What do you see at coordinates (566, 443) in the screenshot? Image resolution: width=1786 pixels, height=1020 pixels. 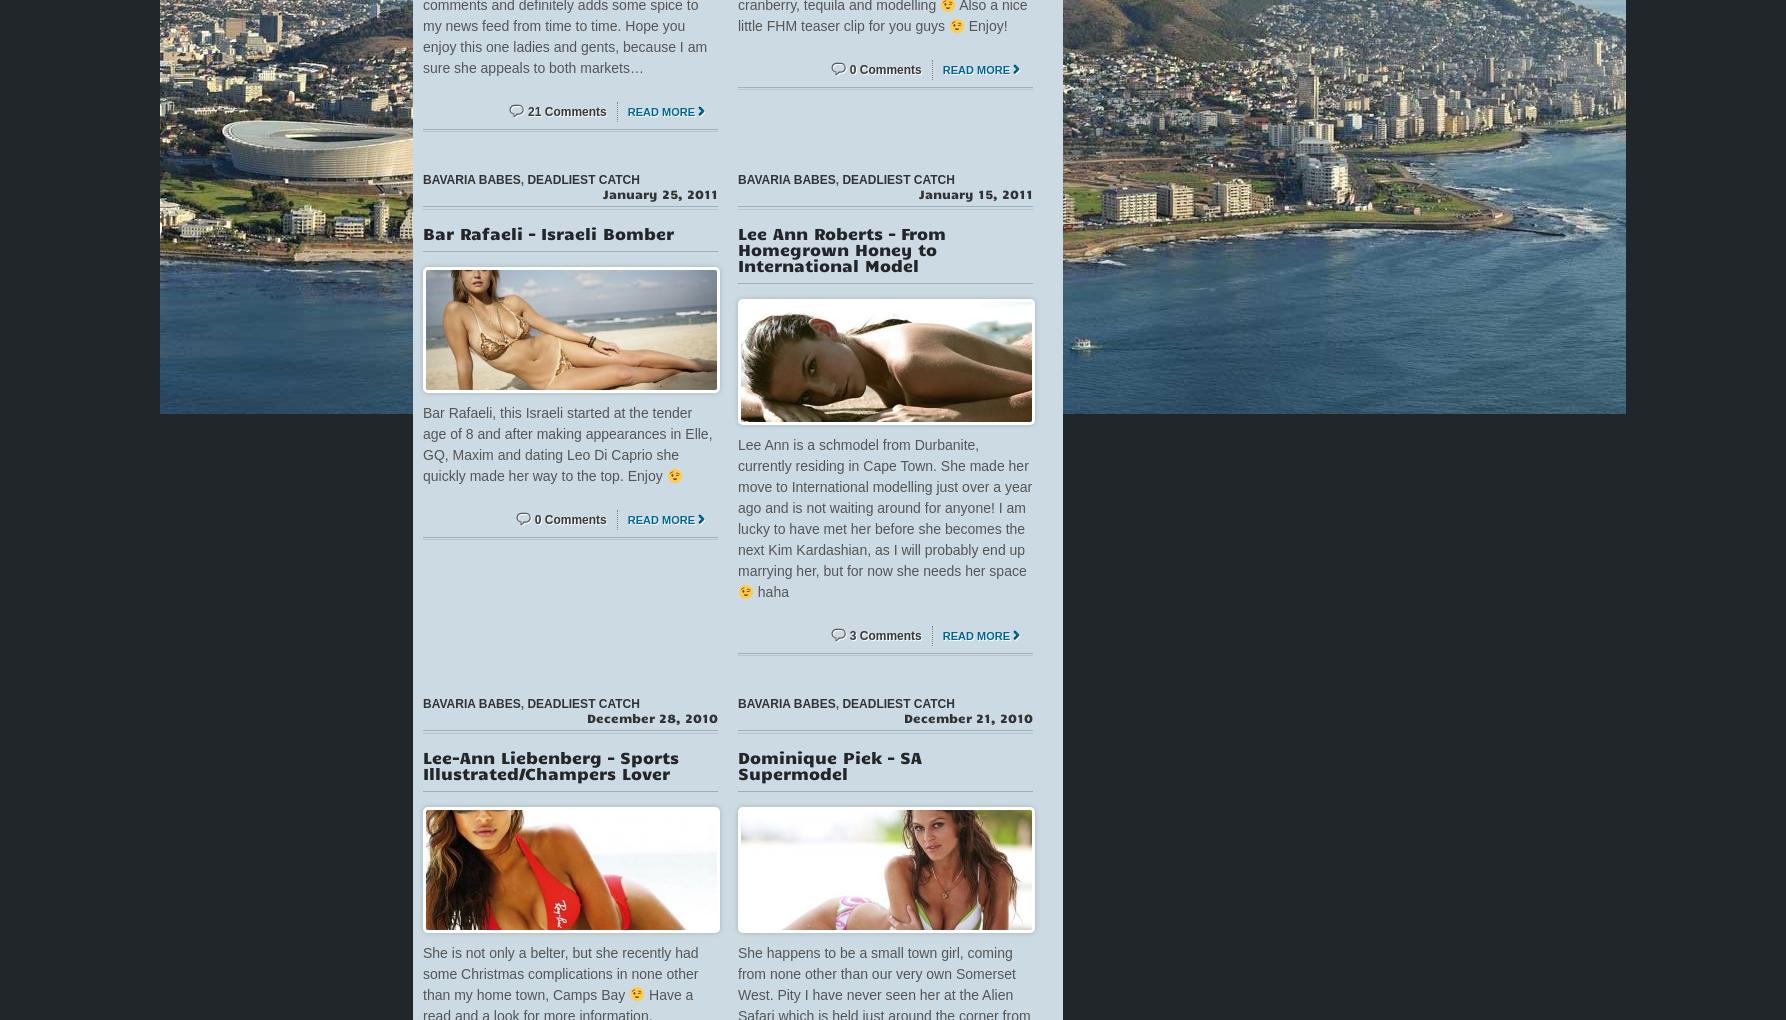 I see `'Bar Rafaeli, this Israeli started at the tender age of 8 and after making appearances in Elle, GQ, Maxim and dating Leo Di Caprio she quickly made her way to the top. Enjoy'` at bounding box center [566, 443].